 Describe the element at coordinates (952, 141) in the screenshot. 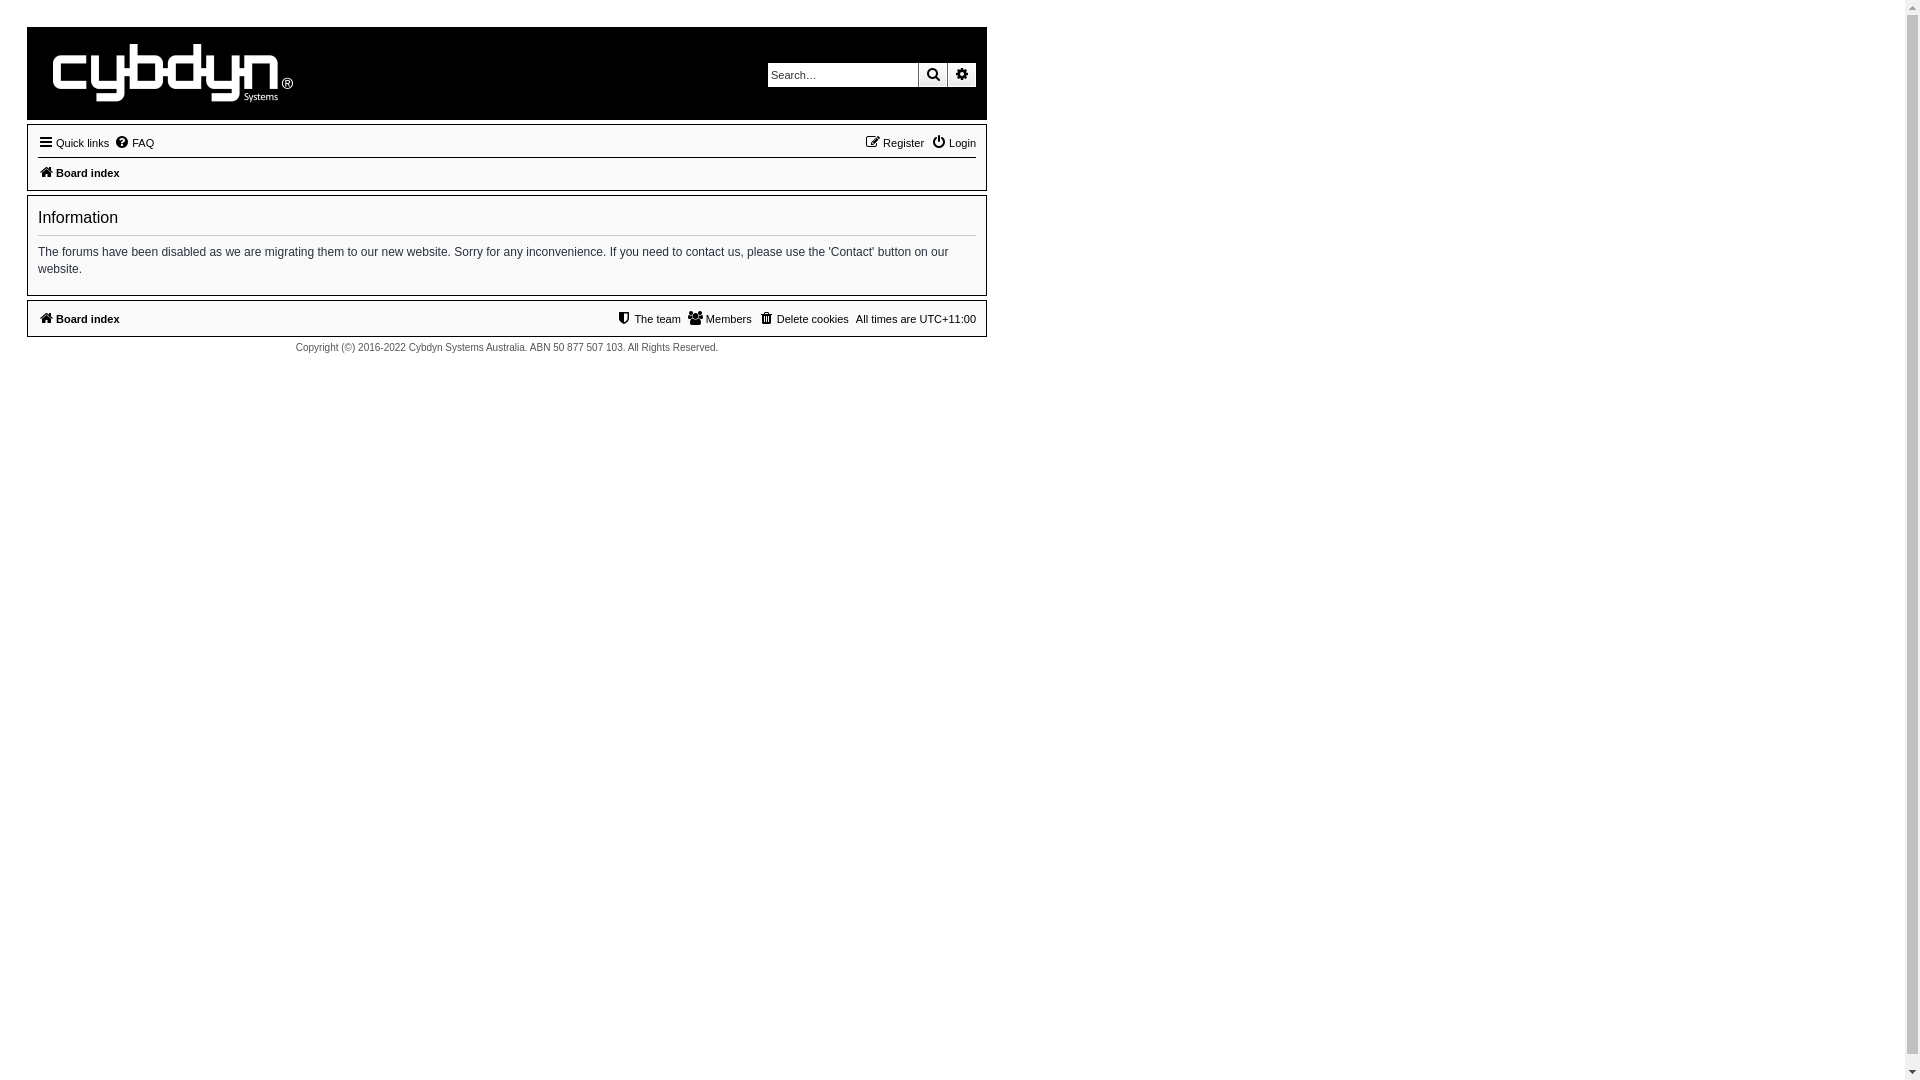

I see `'Login'` at that location.